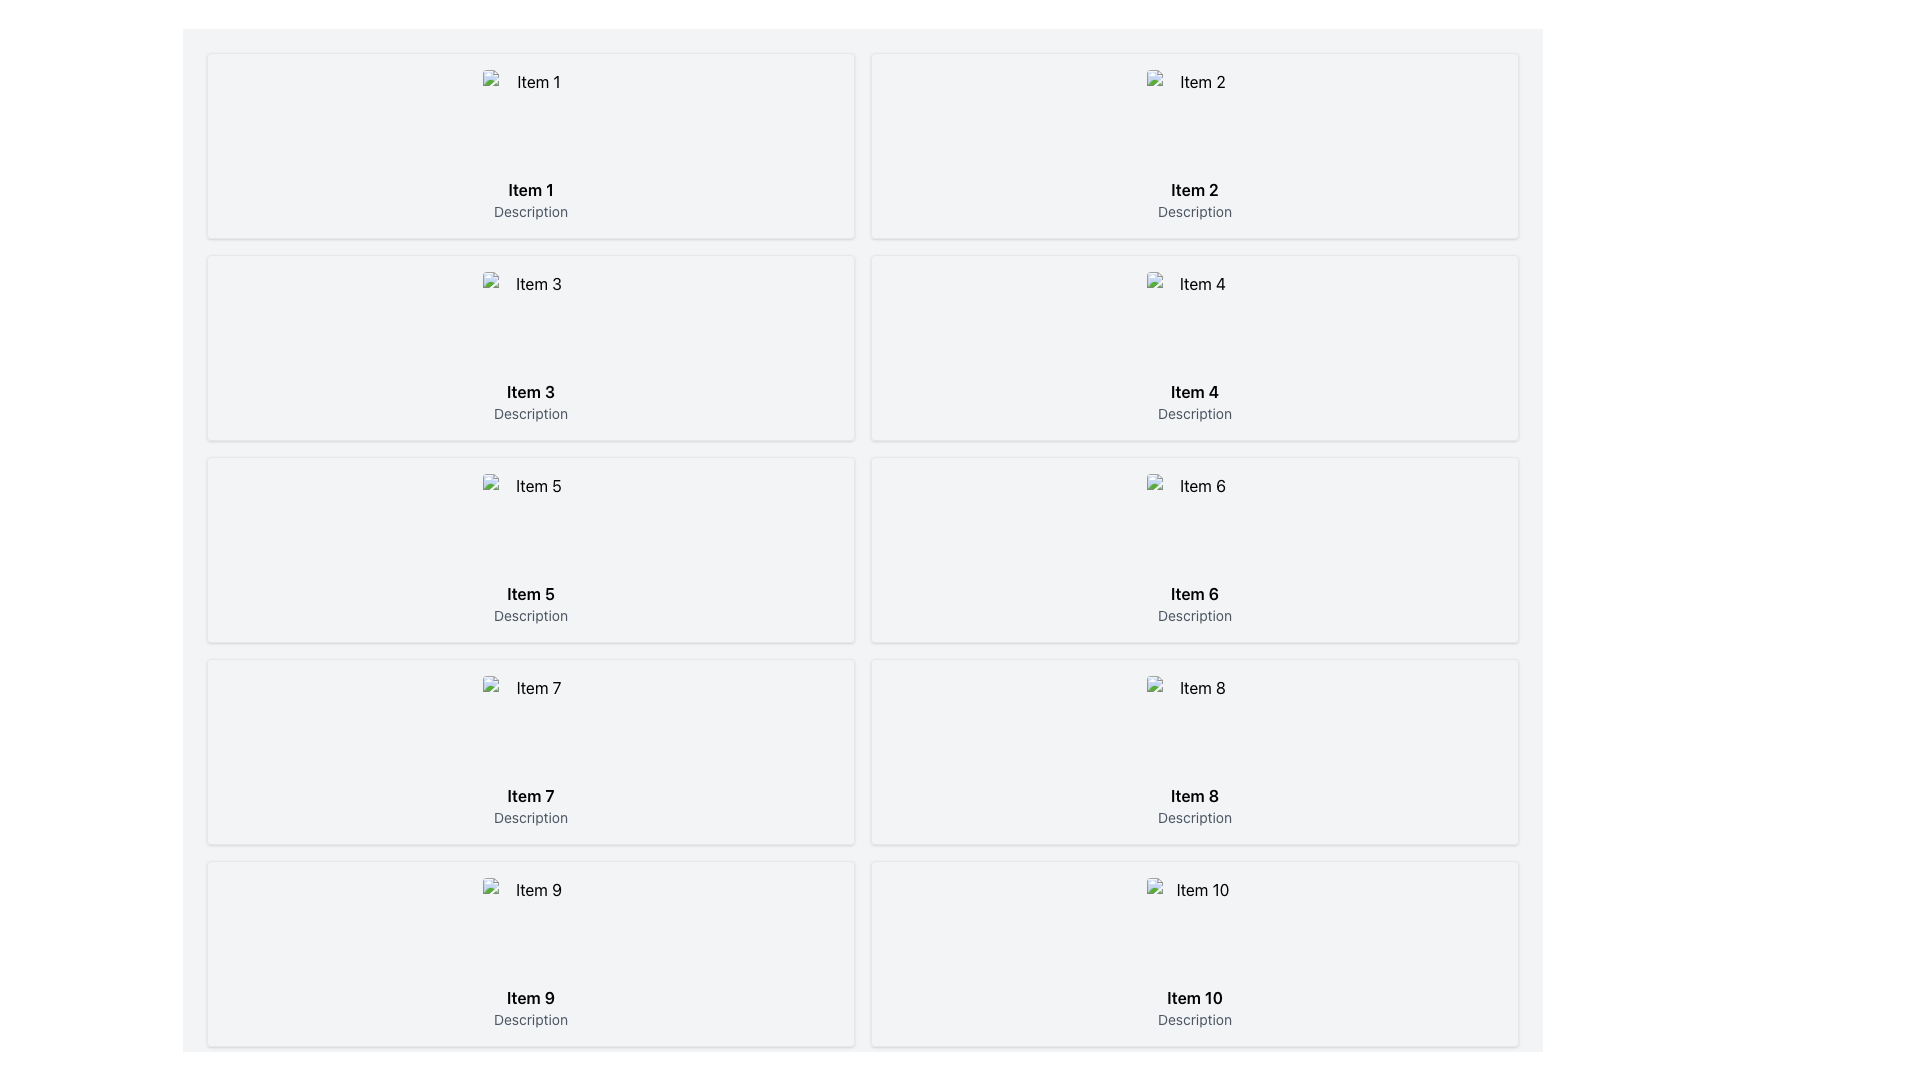 The width and height of the screenshot is (1920, 1080). Describe the element at coordinates (1195, 998) in the screenshot. I see `text label displaying 'Item 10' which is located below the image and above the description text 'Description.'` at that location.